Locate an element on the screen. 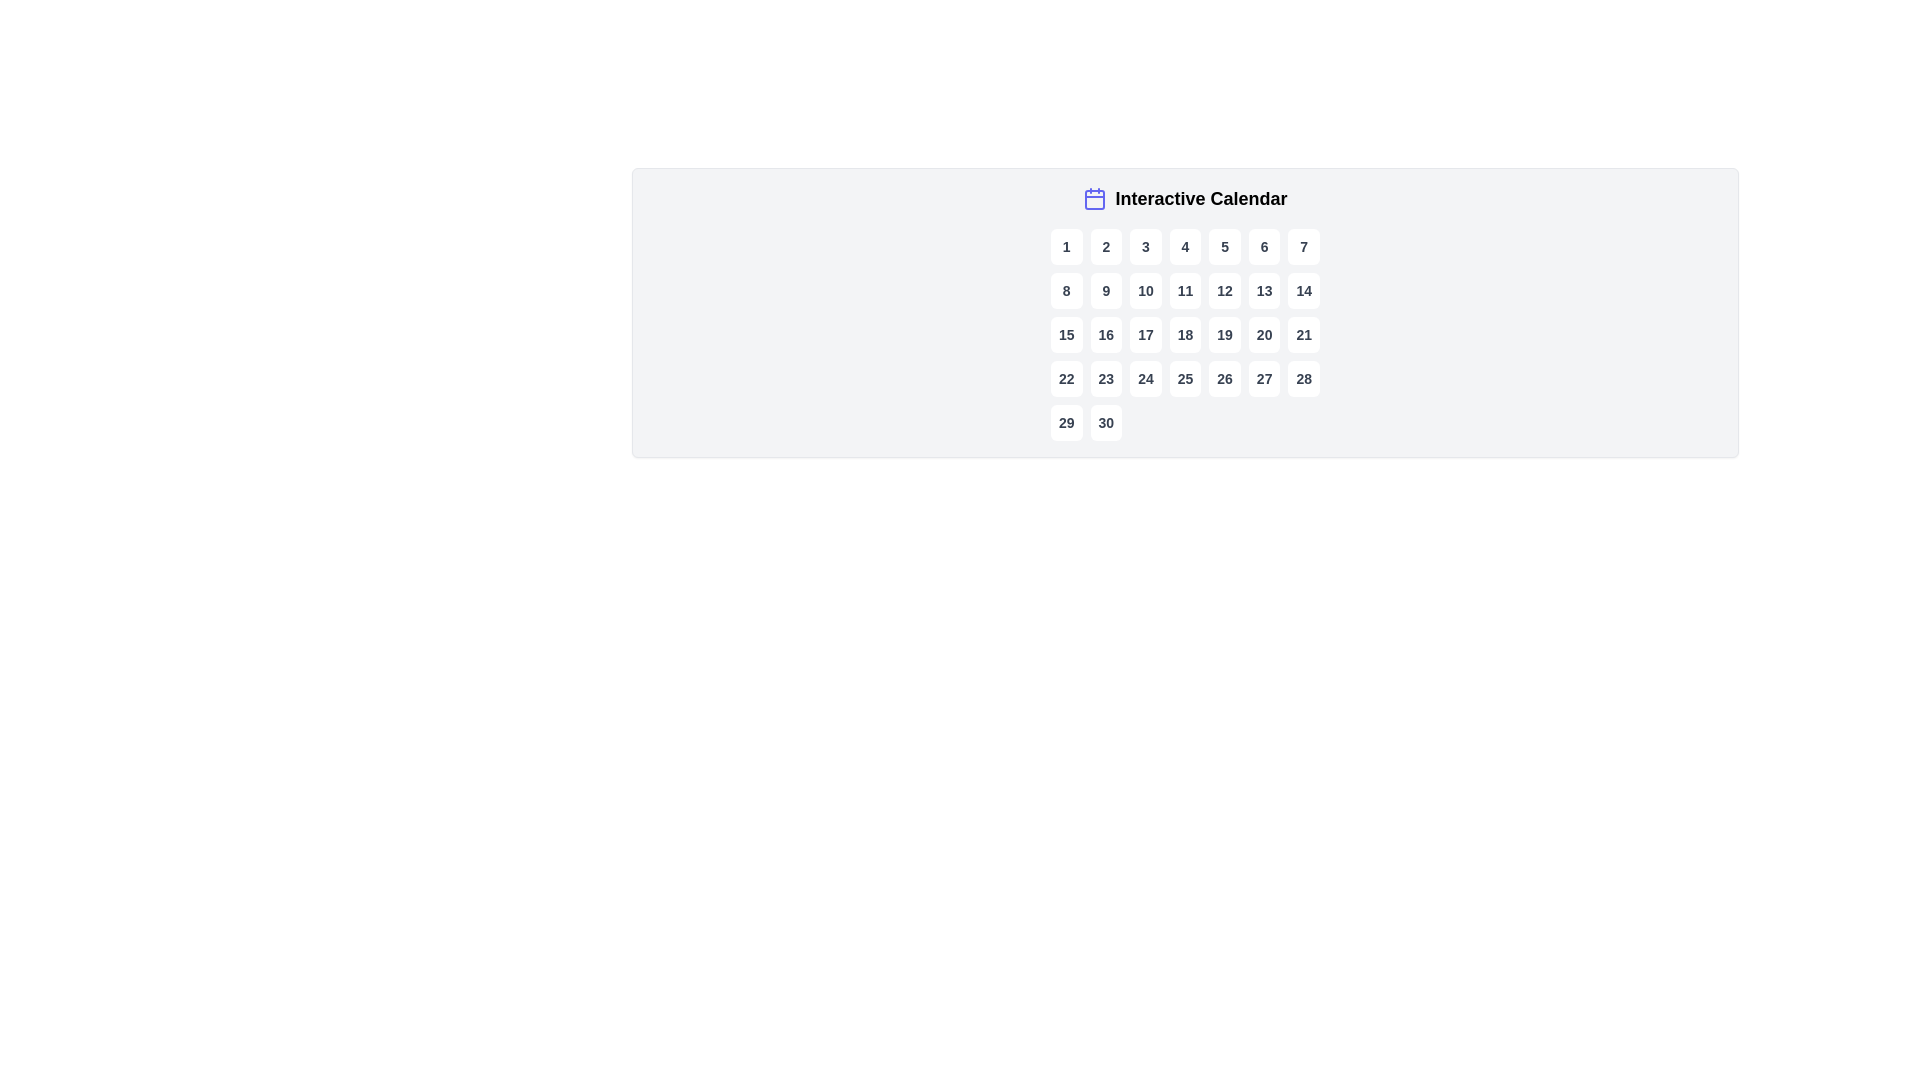  the rounded rectangular button with a white background displaying the gray number '4' is located at coordinates (1185, 245).